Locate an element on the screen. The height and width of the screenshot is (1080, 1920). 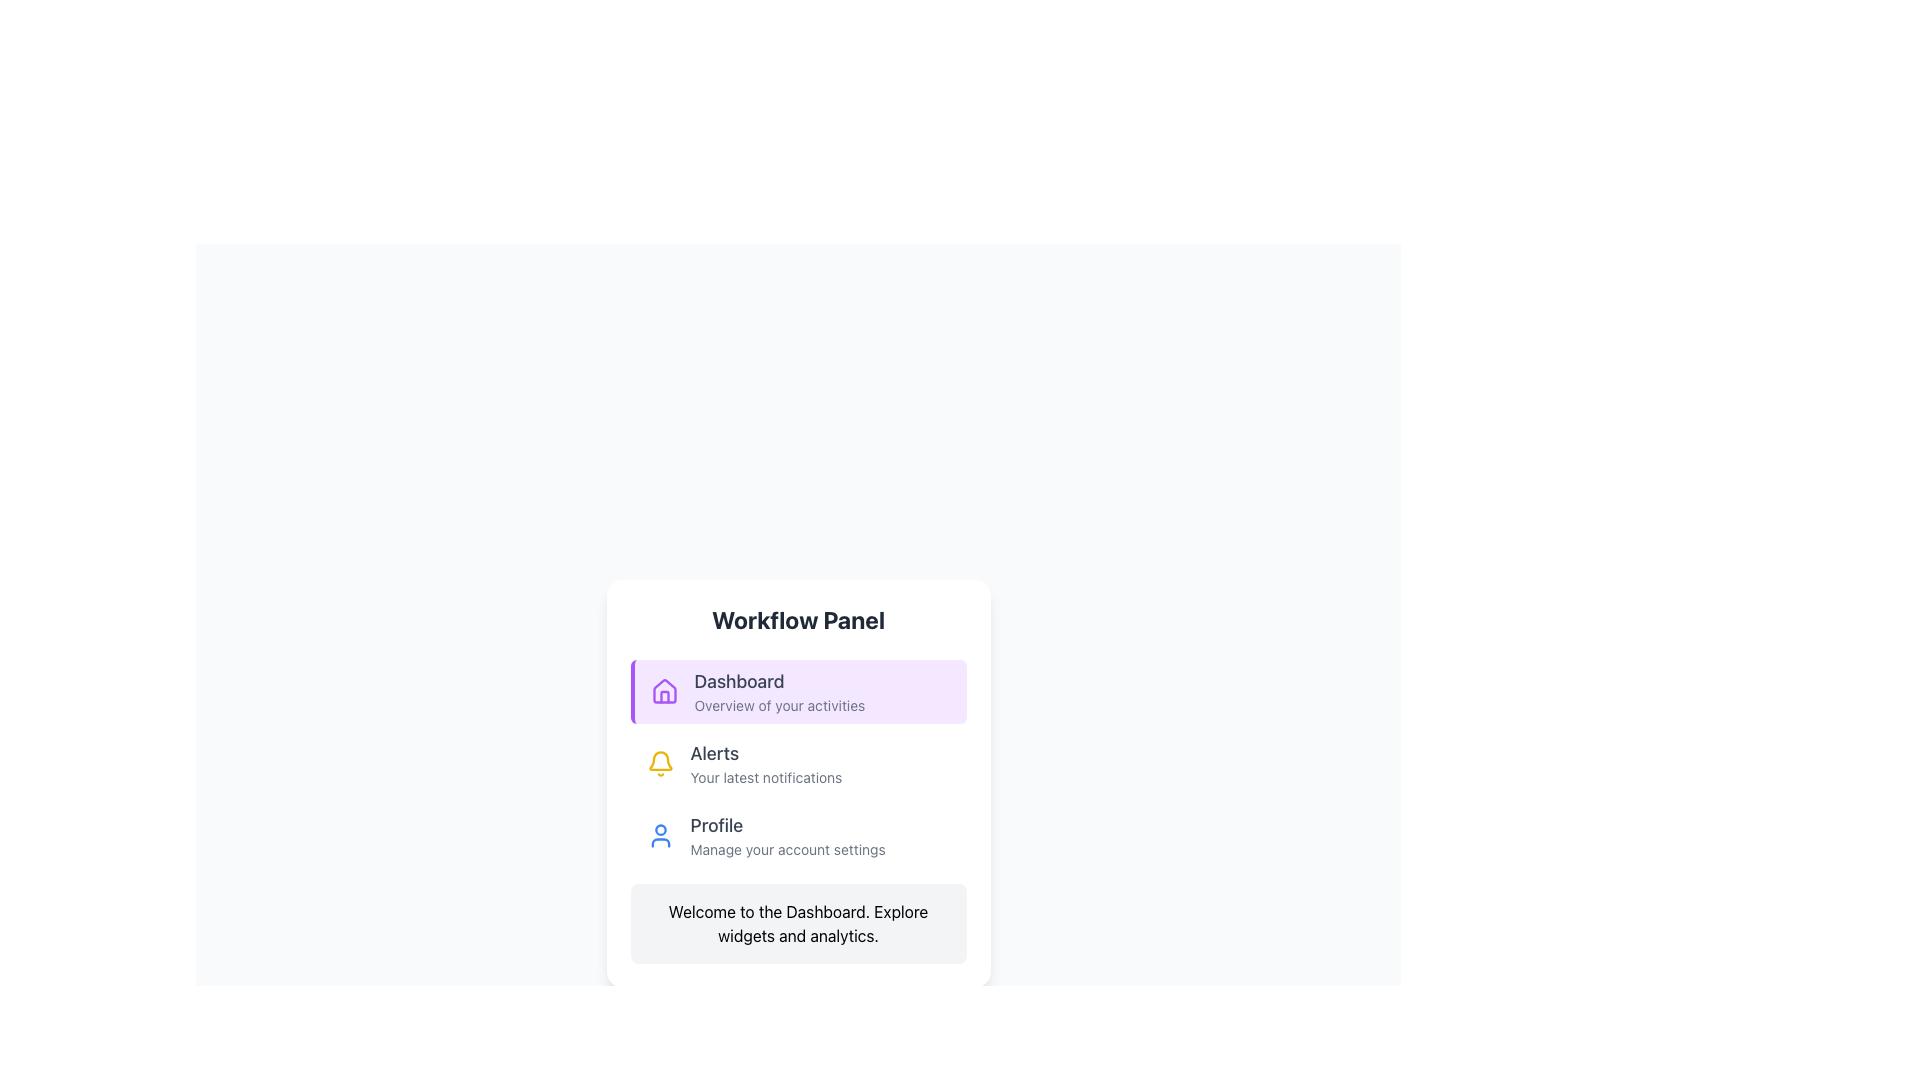
the 'Alerts' section of the navigation menu located in the central 'Workflow Panel' is located at coordinates (797, 763).